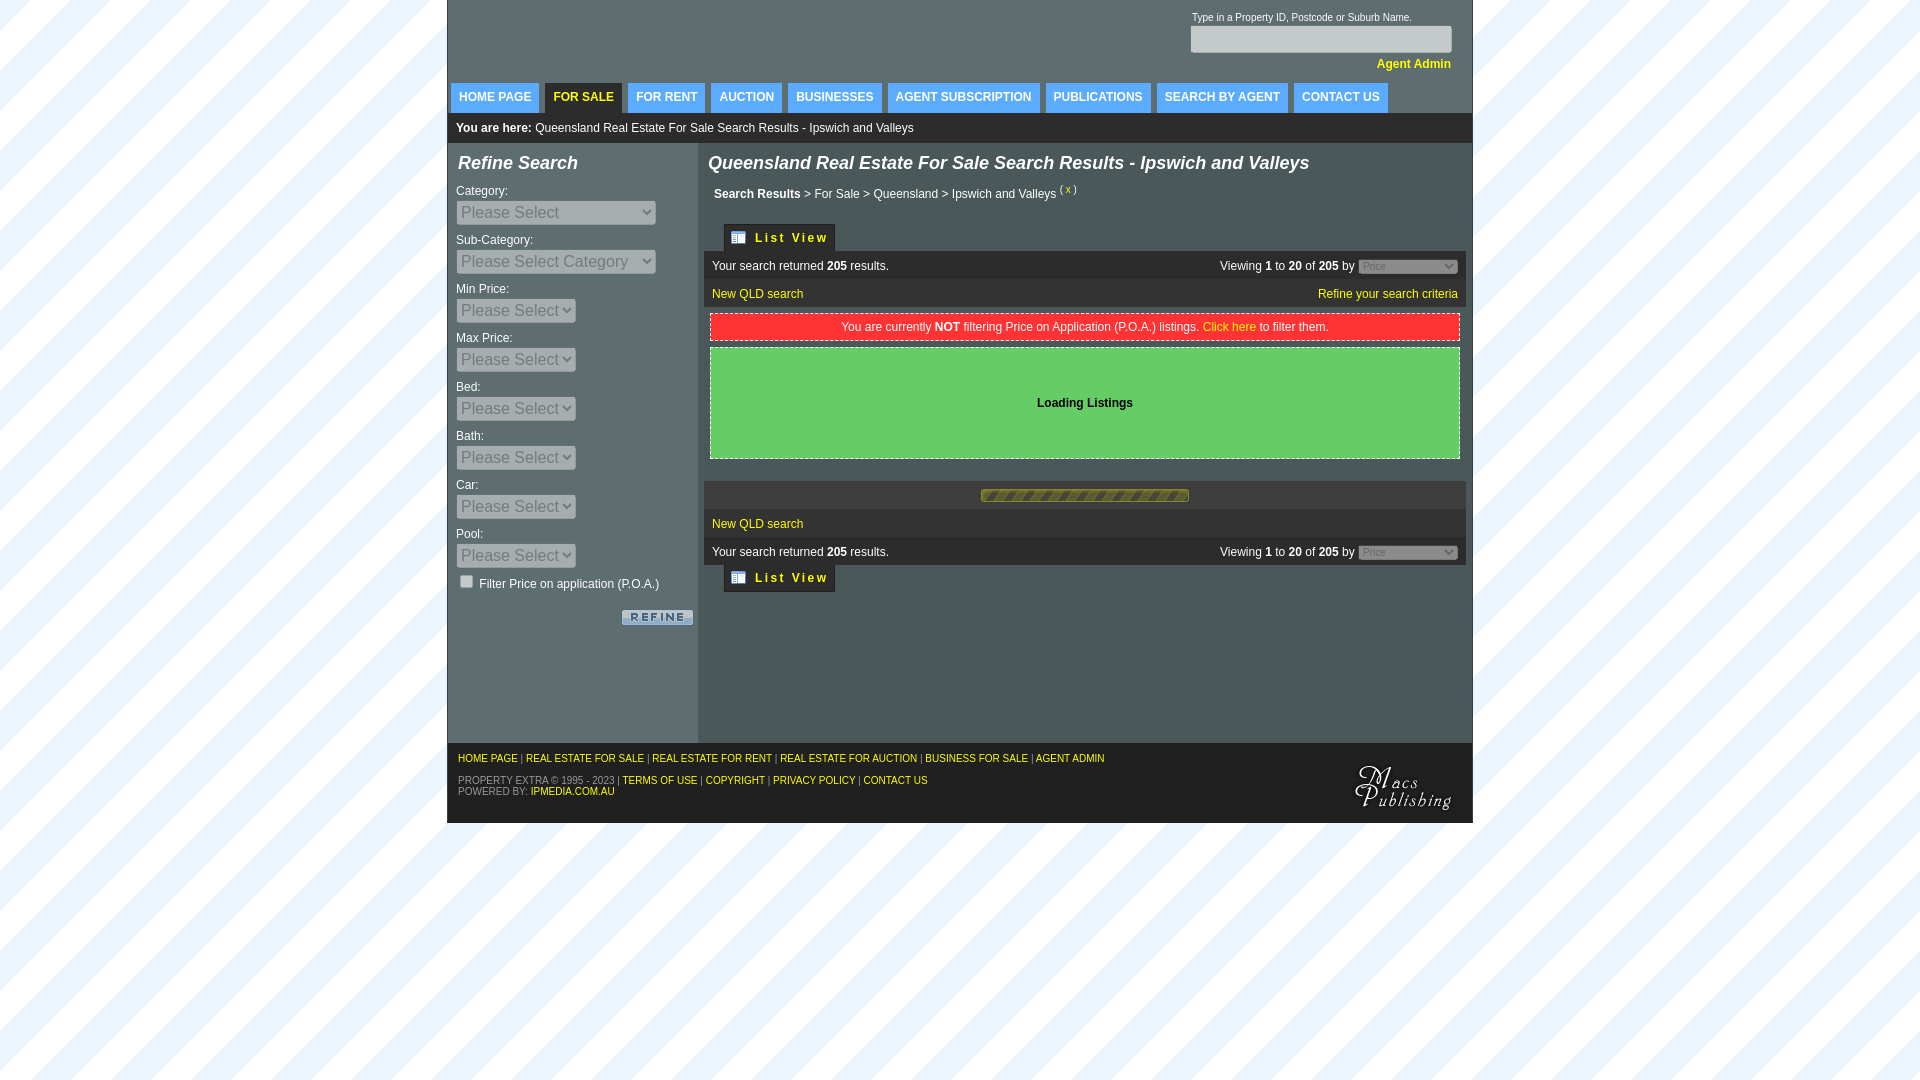 The width and height of the screenshot is (1920, 1080). I want to click on 'AUCTION', so click(745, 96).